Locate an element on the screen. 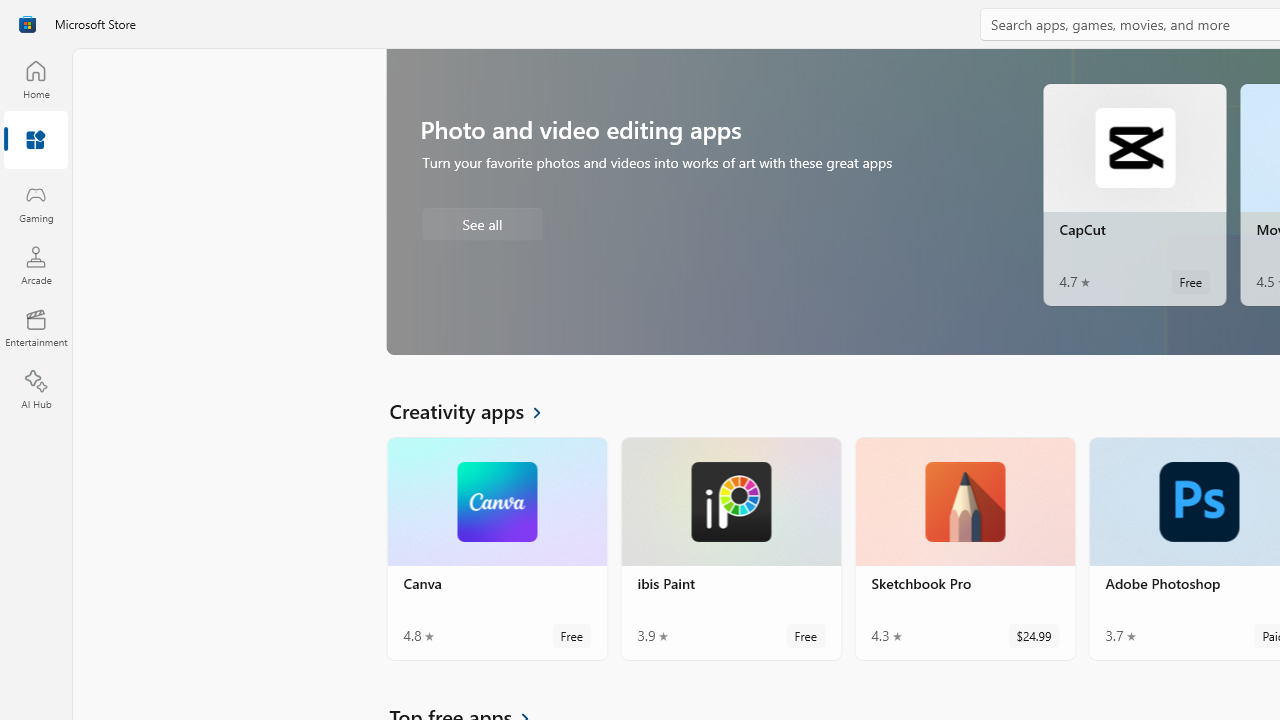 The height and width of the screenshot is (720, 1280). 'Entertainment' is located at coordinates (35, 326).